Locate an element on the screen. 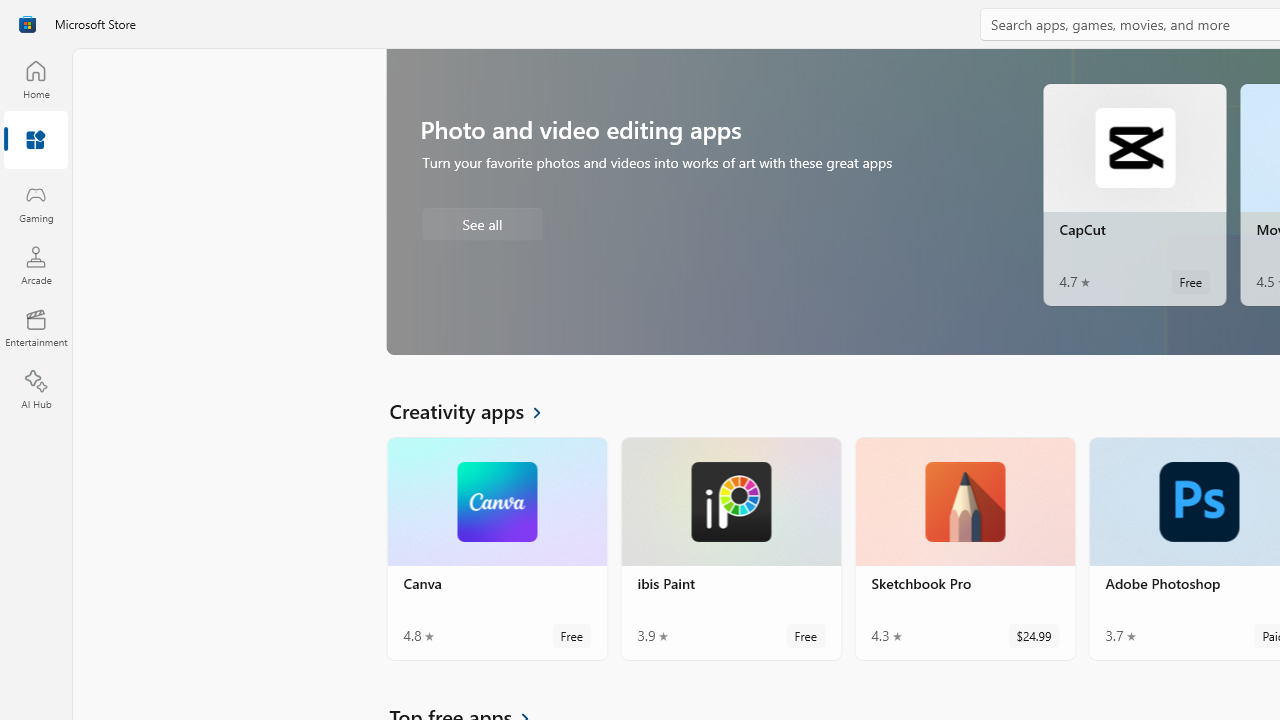 The height and width of the screenshot is (720, 1280). 'Entertainment' is located at coordinates (35, 326).